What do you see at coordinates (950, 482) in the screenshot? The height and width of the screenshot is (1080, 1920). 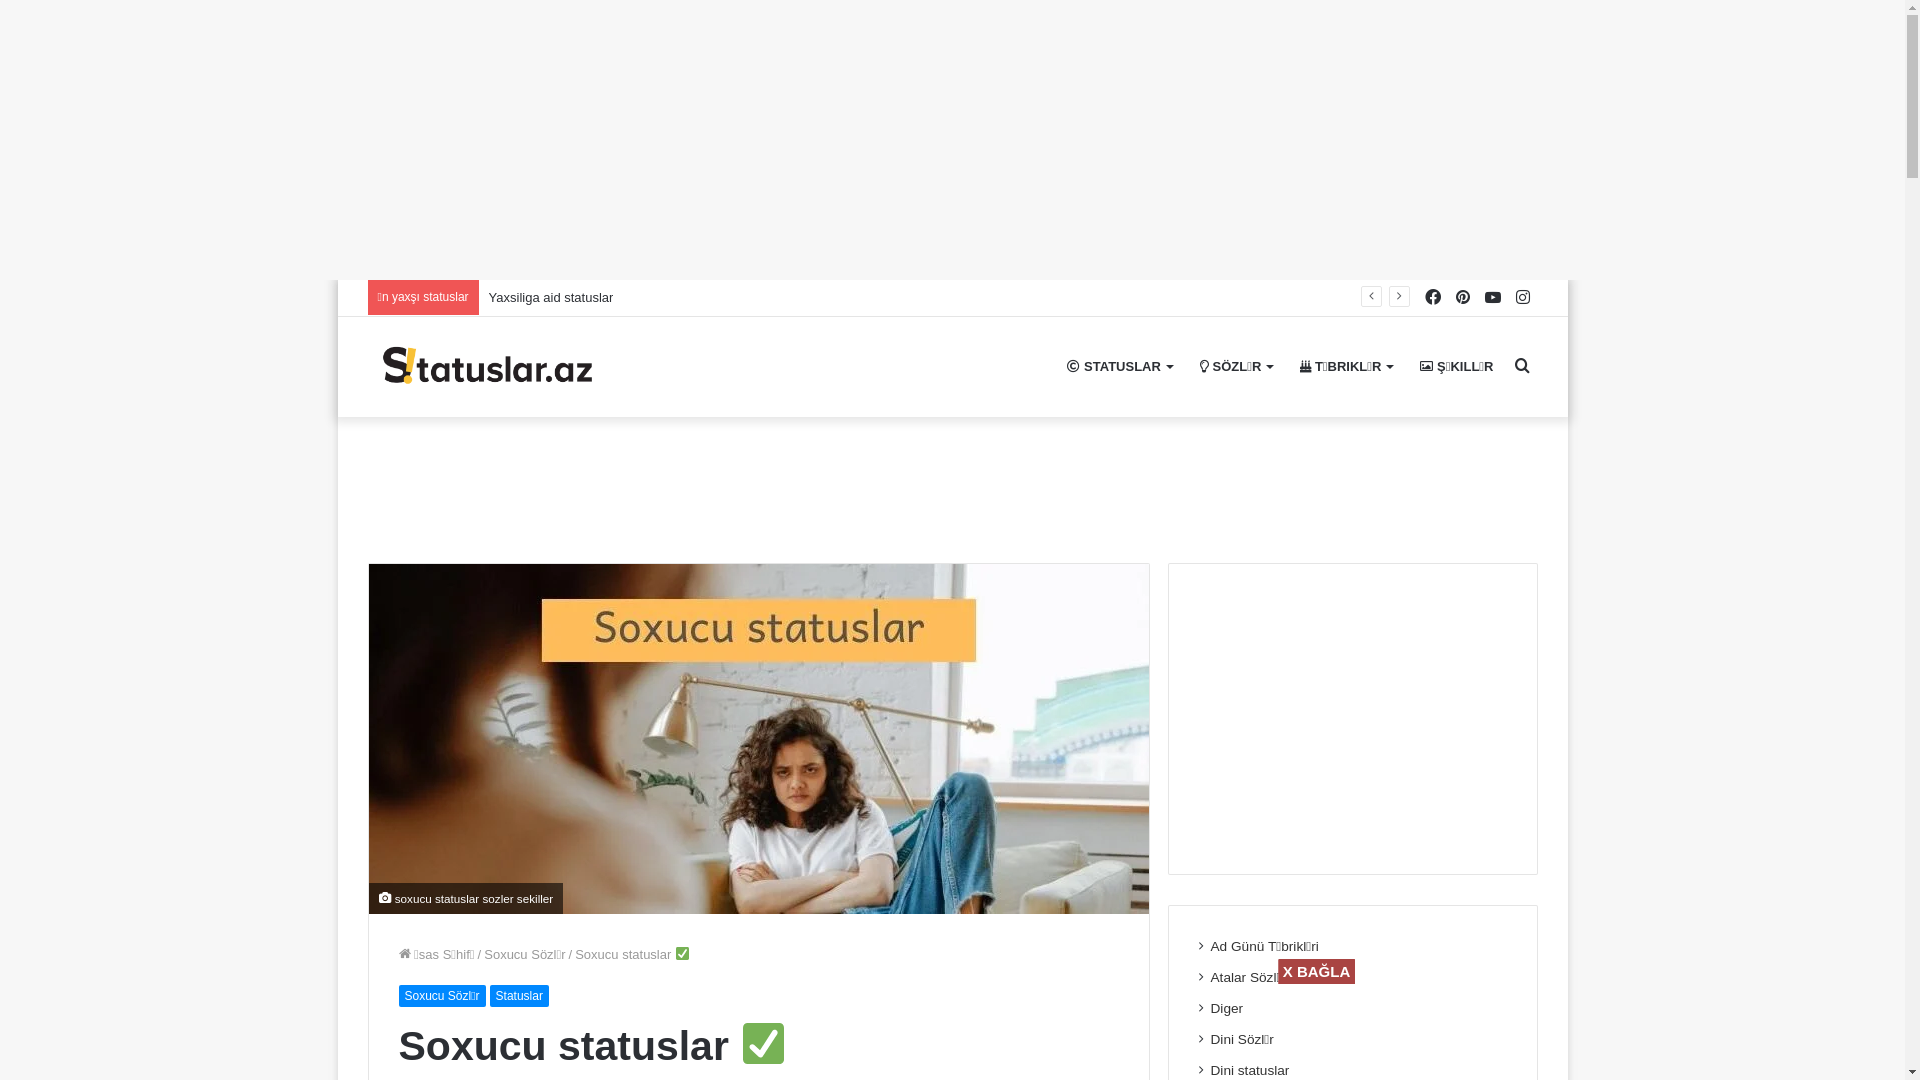 I see `'Advertisement'` at bounding box center [950, 482].